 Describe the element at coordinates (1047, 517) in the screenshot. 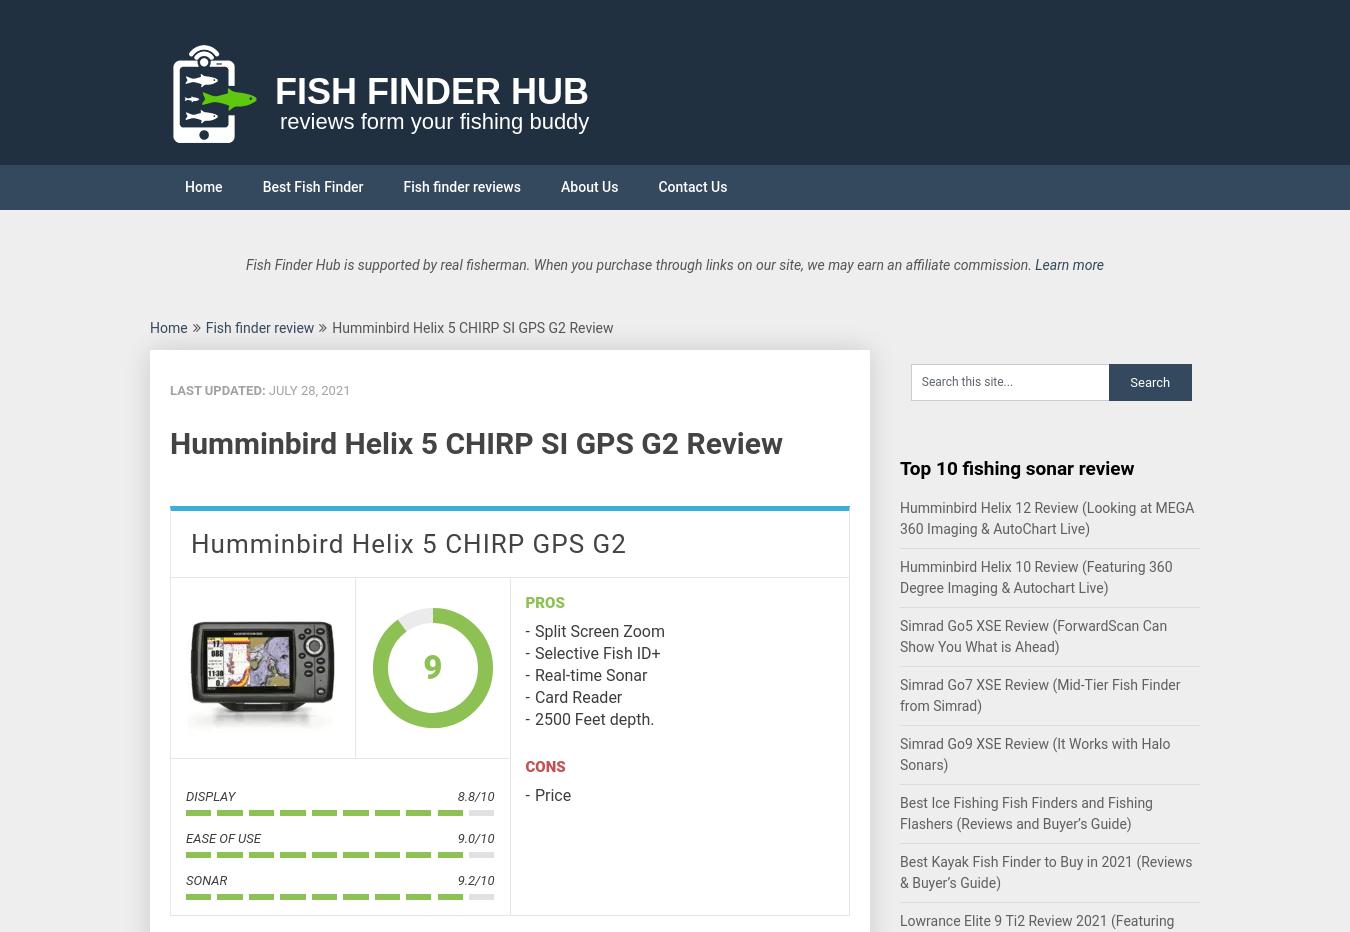

I see `'Humminbird Helix 12 Review (Looking at MEGA 360 Imaging & AutoChart Live)'` at that location.